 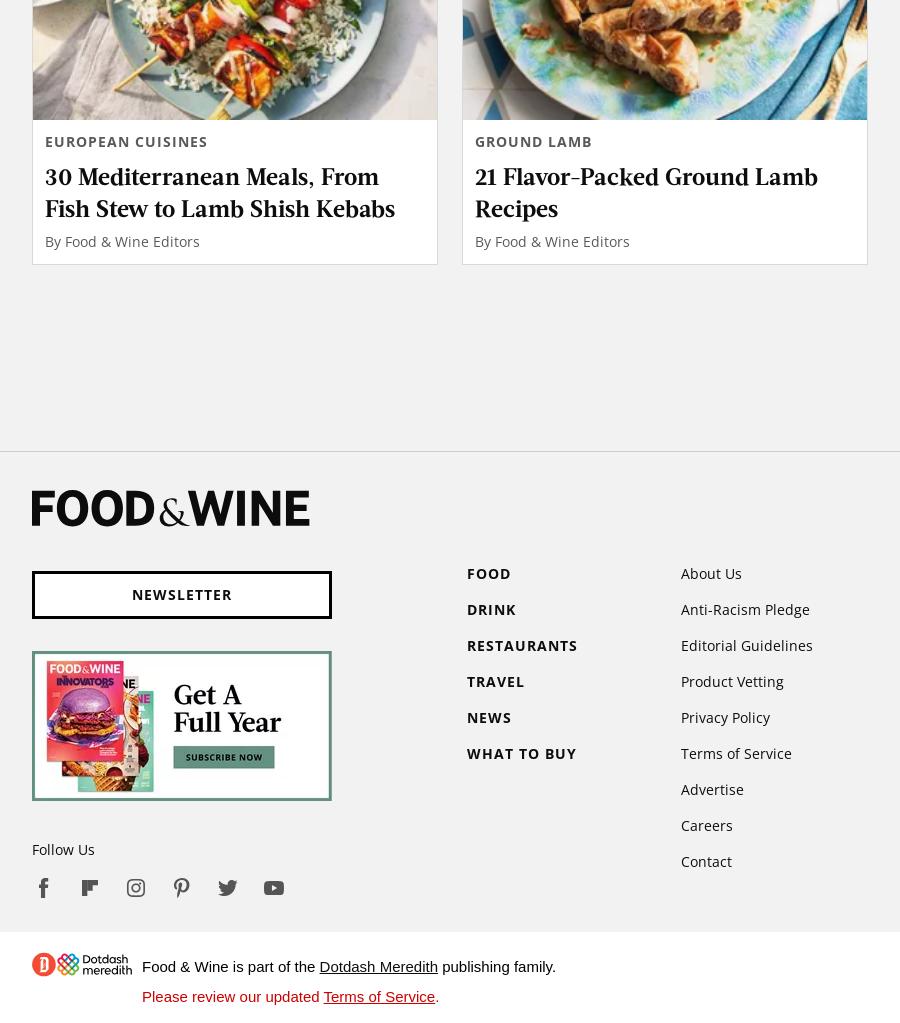 I want to click on 'Food & Wine is part of the', so click(x=142, y=965).